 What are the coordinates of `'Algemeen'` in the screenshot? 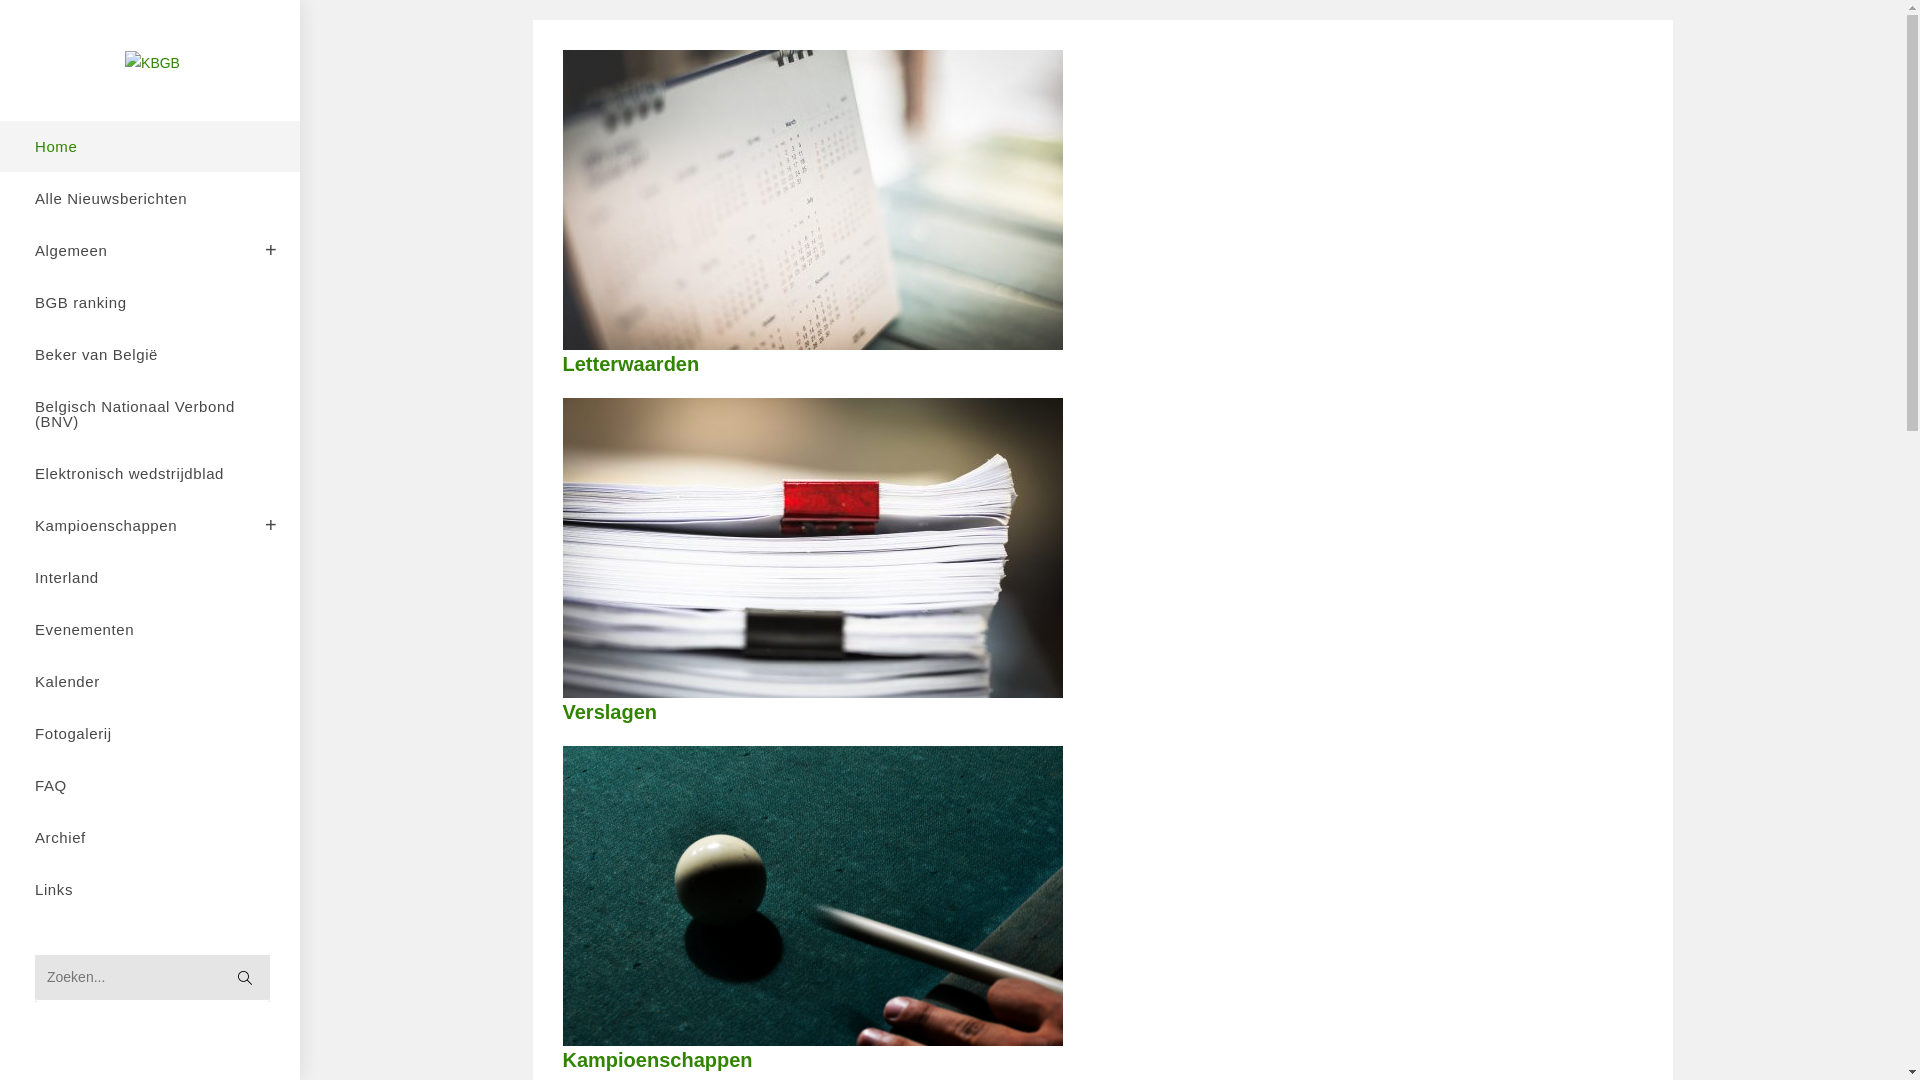 It's located at (148, 249).